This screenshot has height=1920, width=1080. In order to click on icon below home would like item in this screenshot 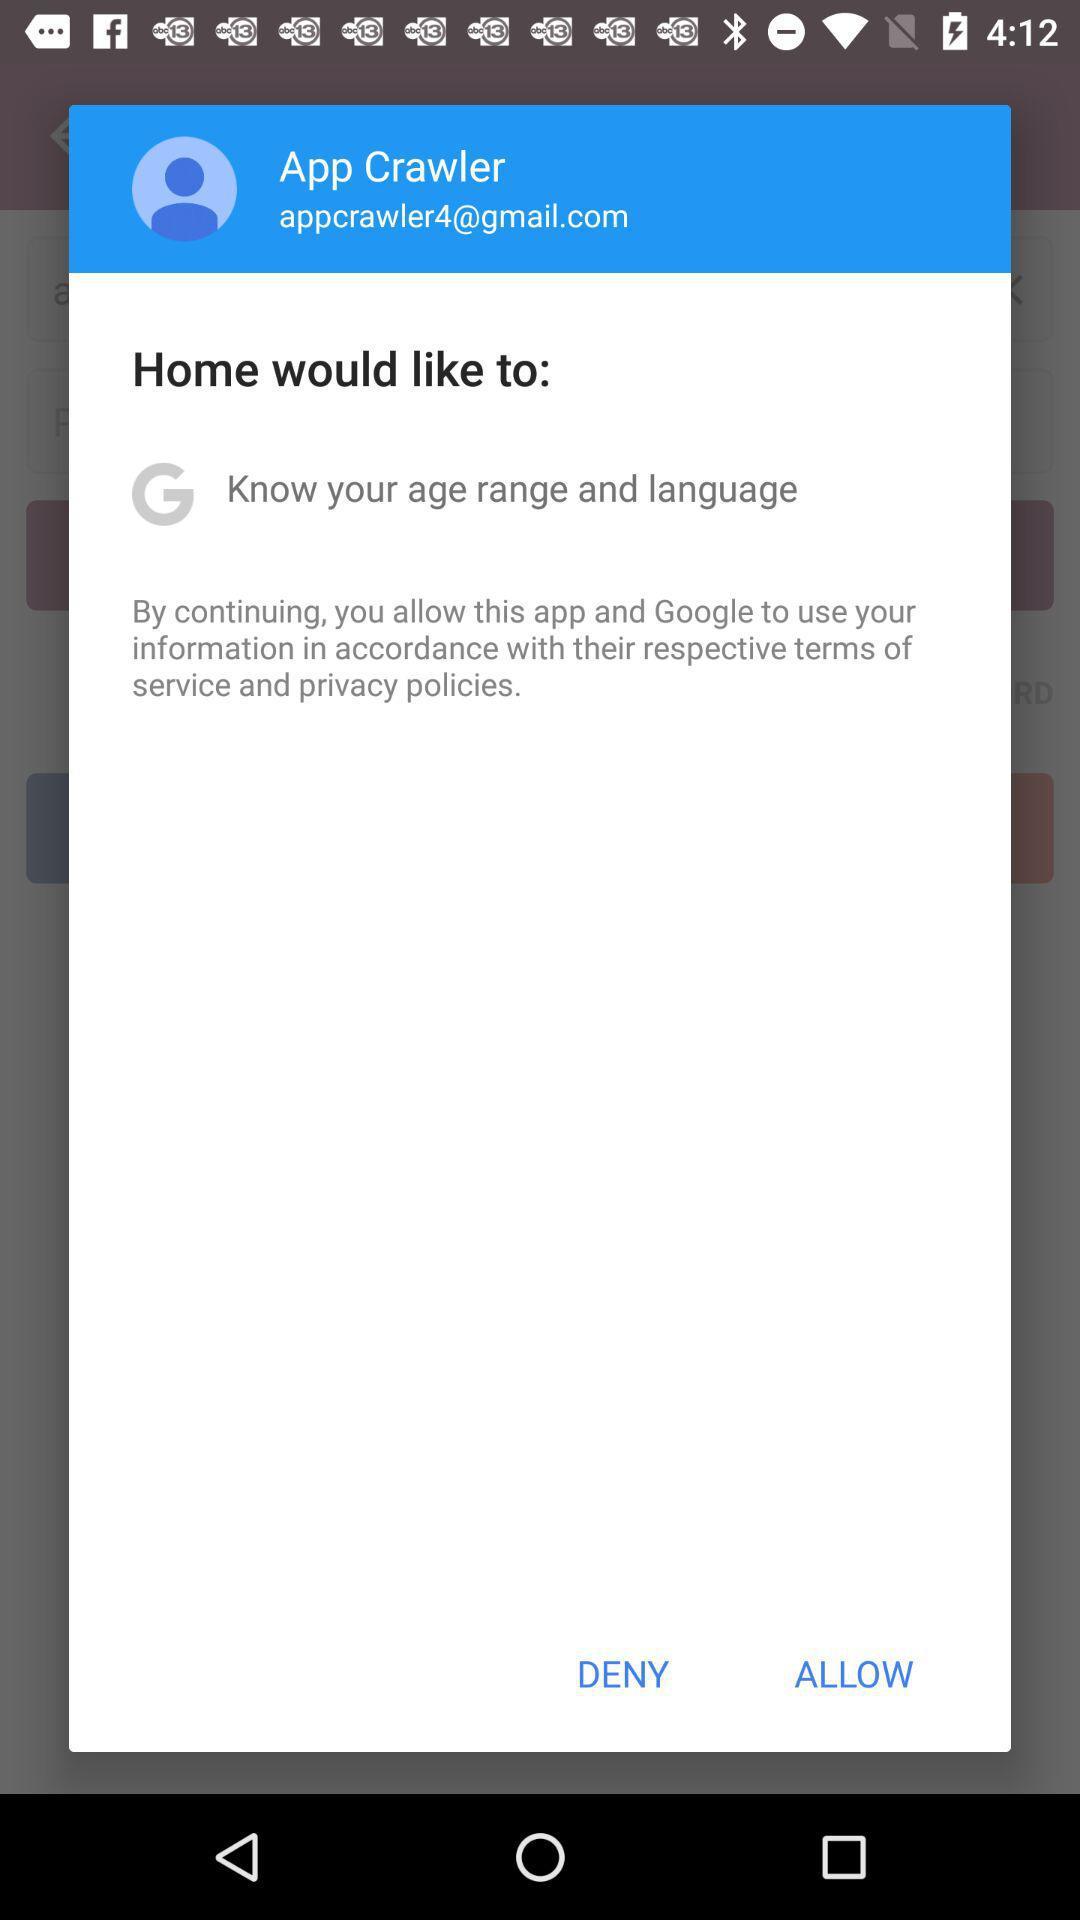, I will do `click(511, 487)`.